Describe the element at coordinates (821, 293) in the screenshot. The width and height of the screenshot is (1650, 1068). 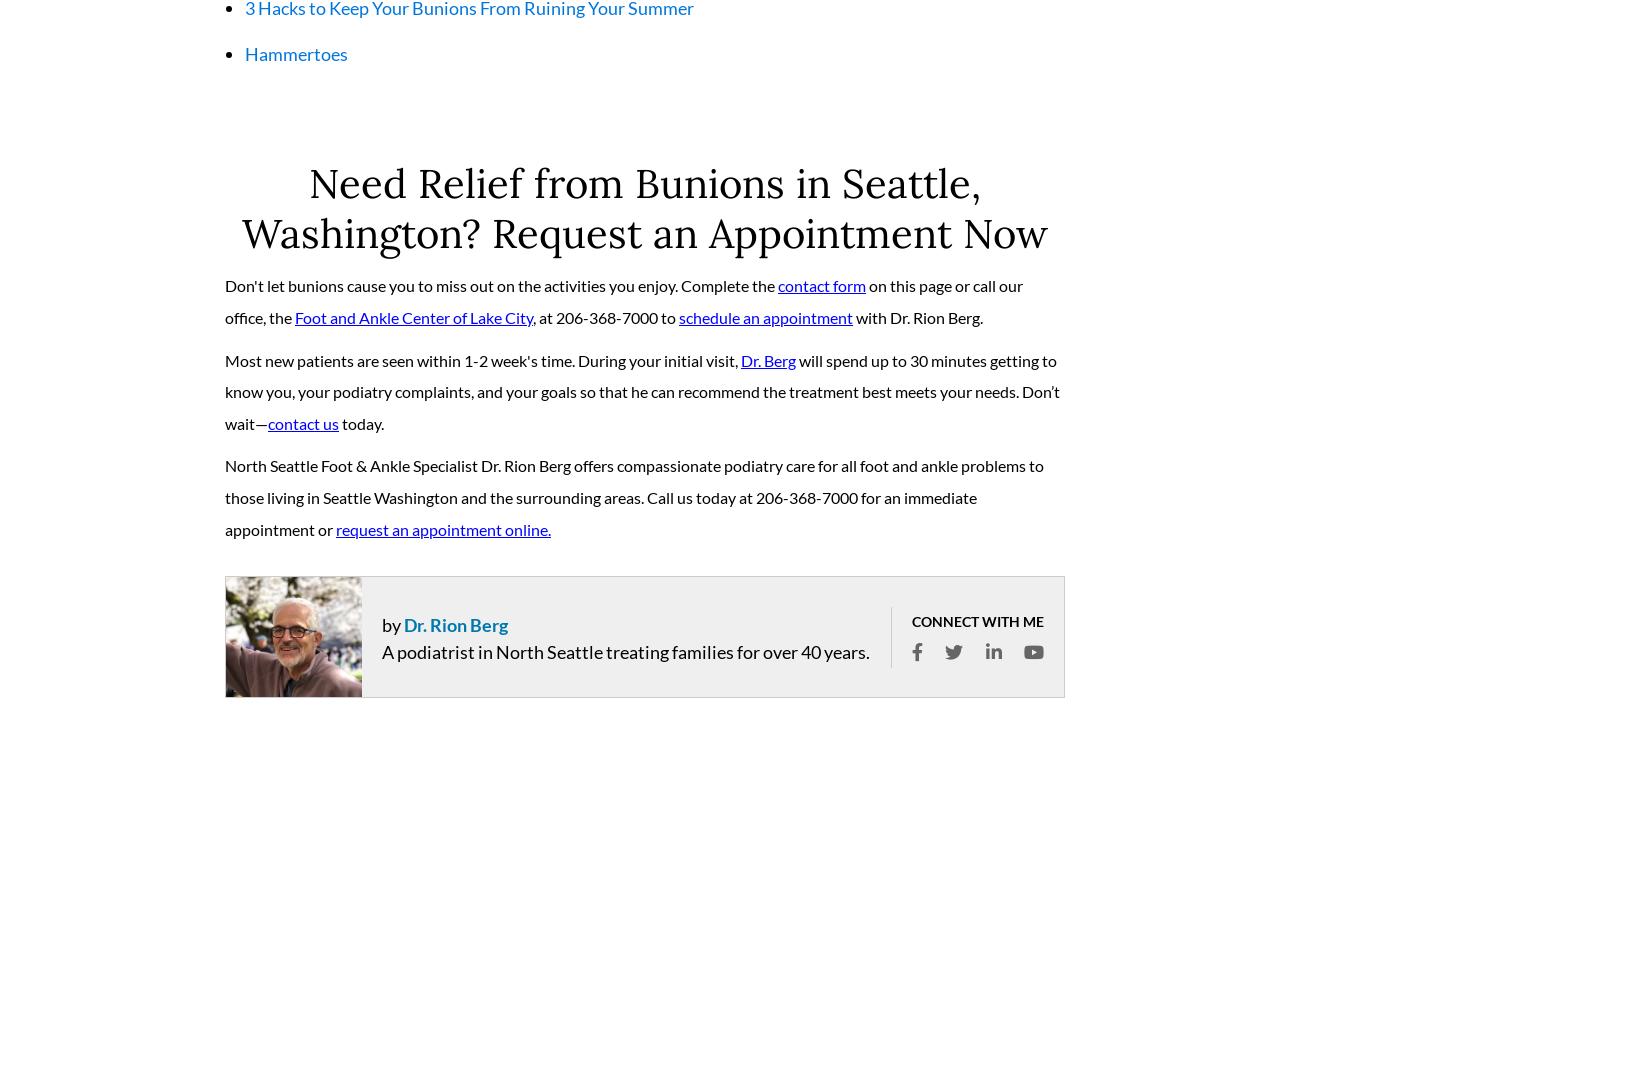
I see `'contact form'` at that location.